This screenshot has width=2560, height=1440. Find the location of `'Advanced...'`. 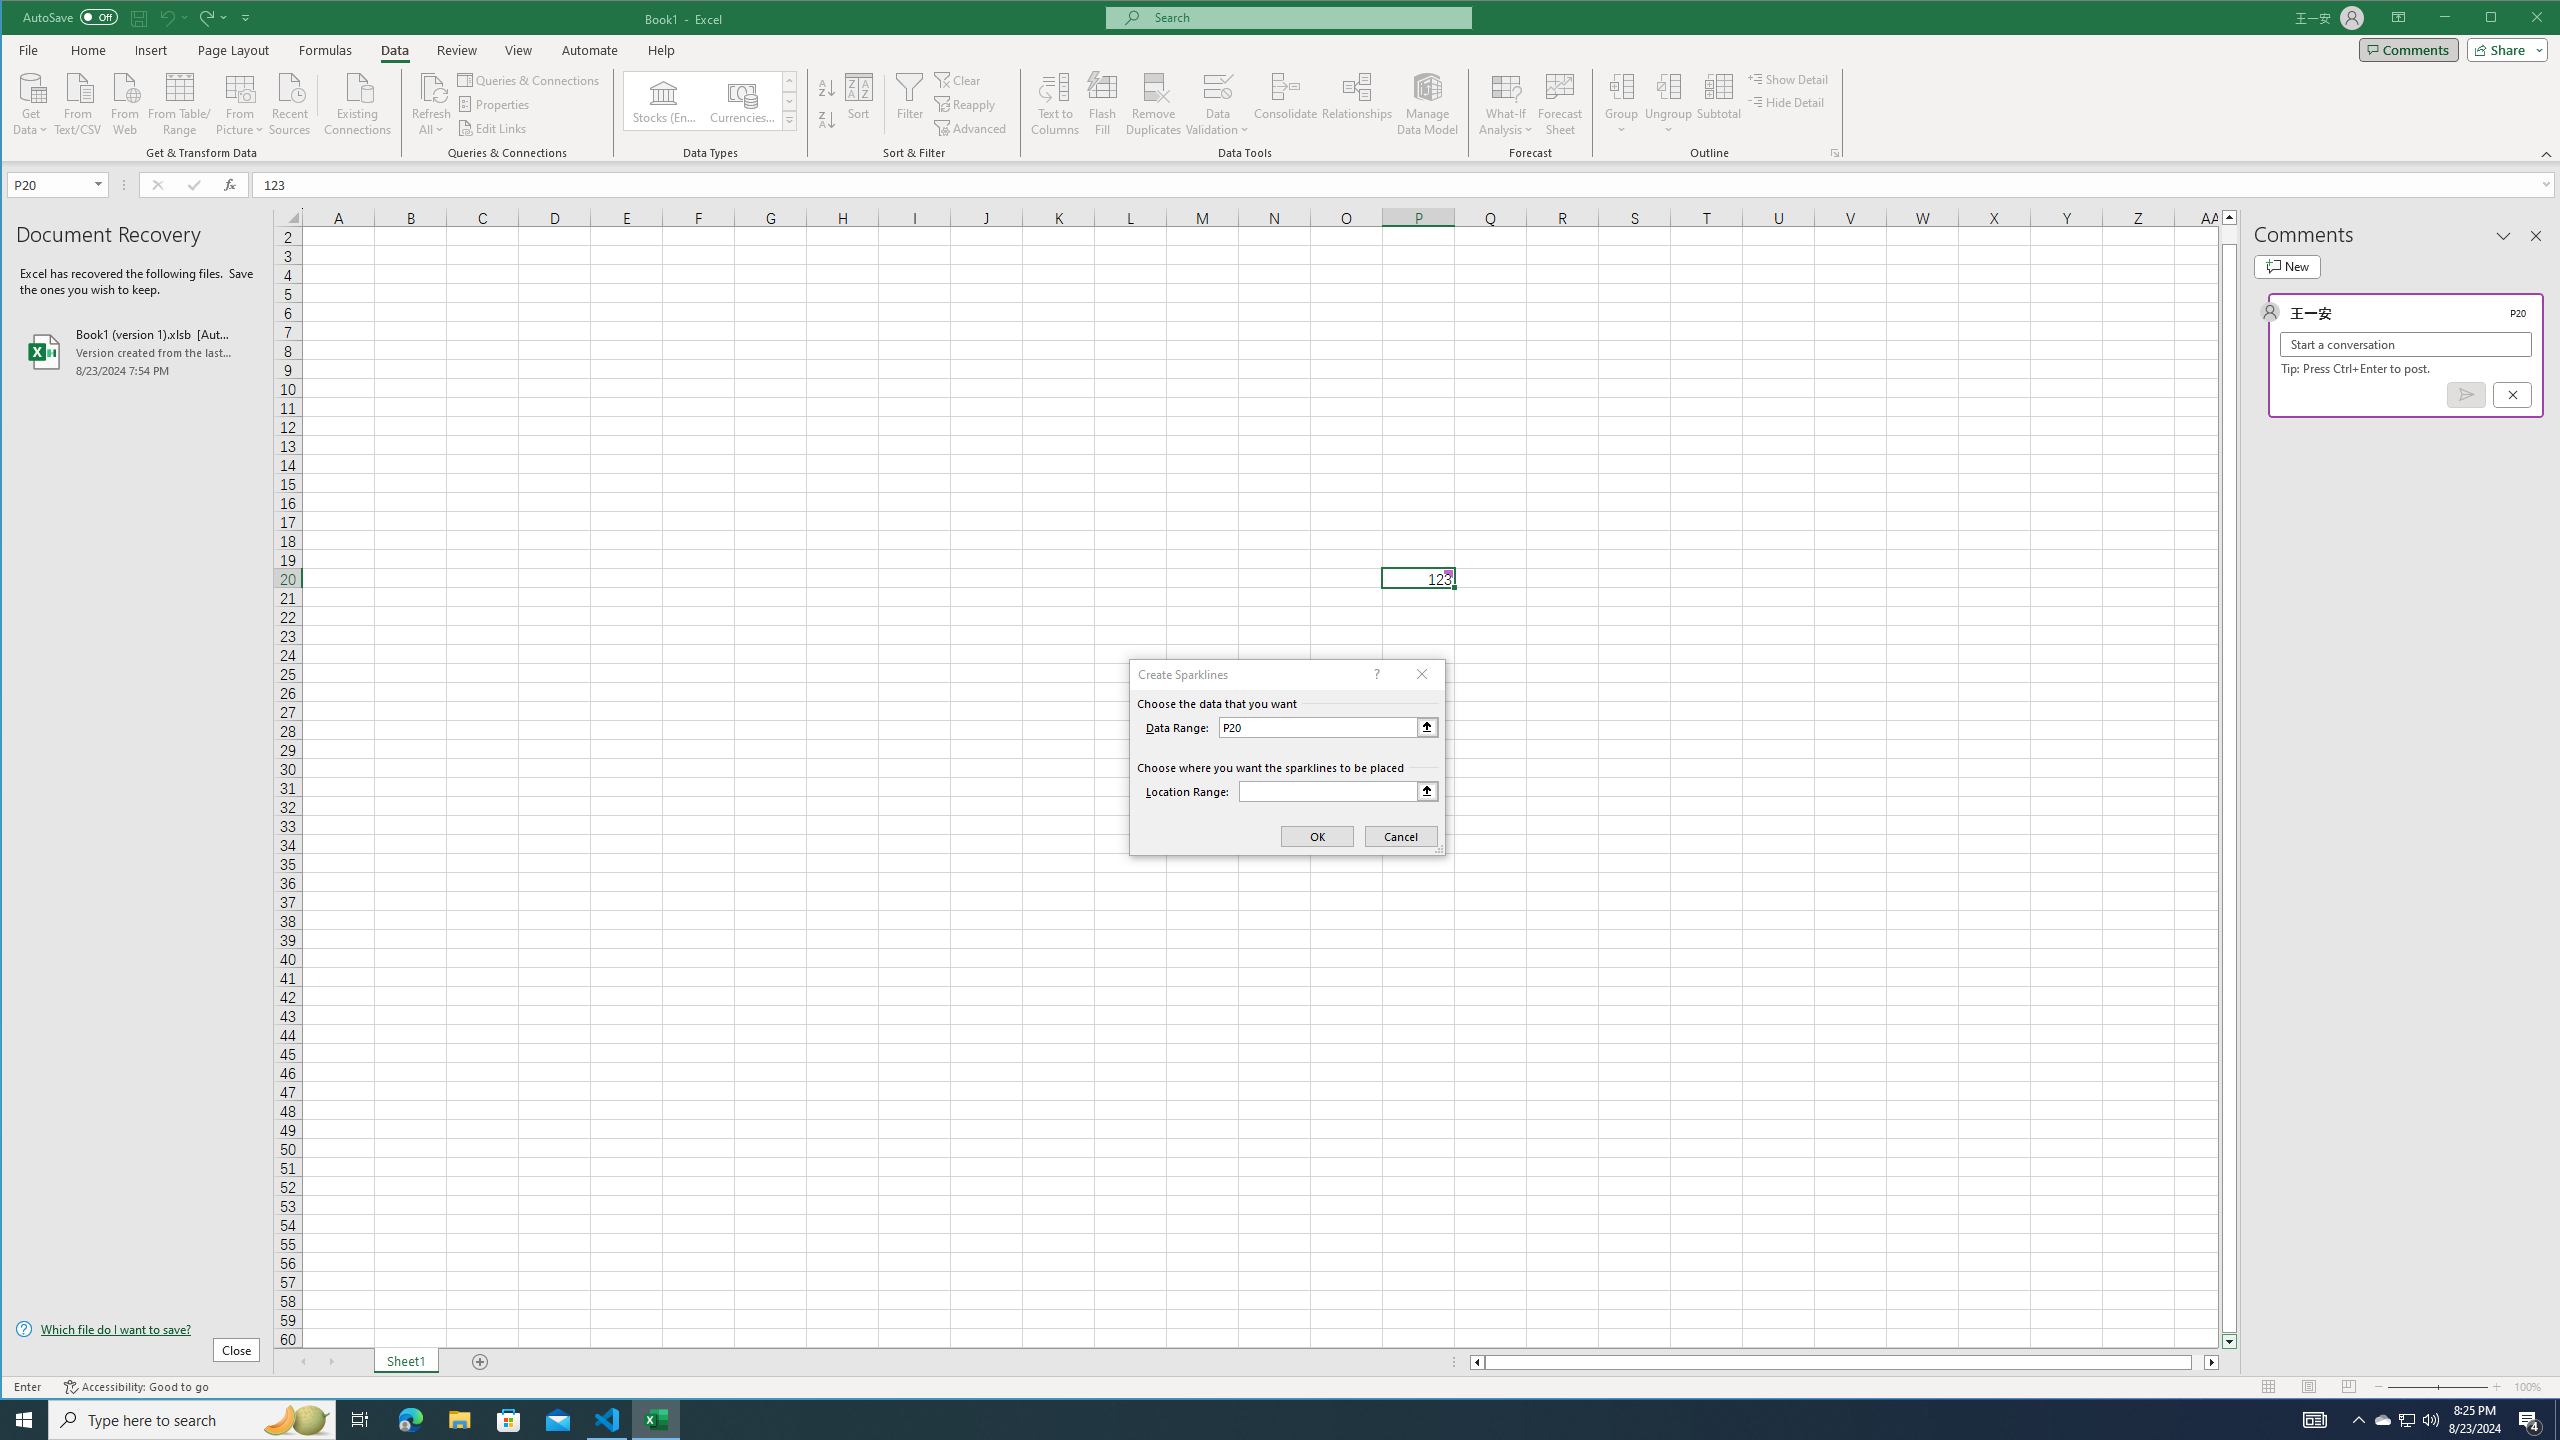

'Advanced...' is located at coordinates (971, 127).